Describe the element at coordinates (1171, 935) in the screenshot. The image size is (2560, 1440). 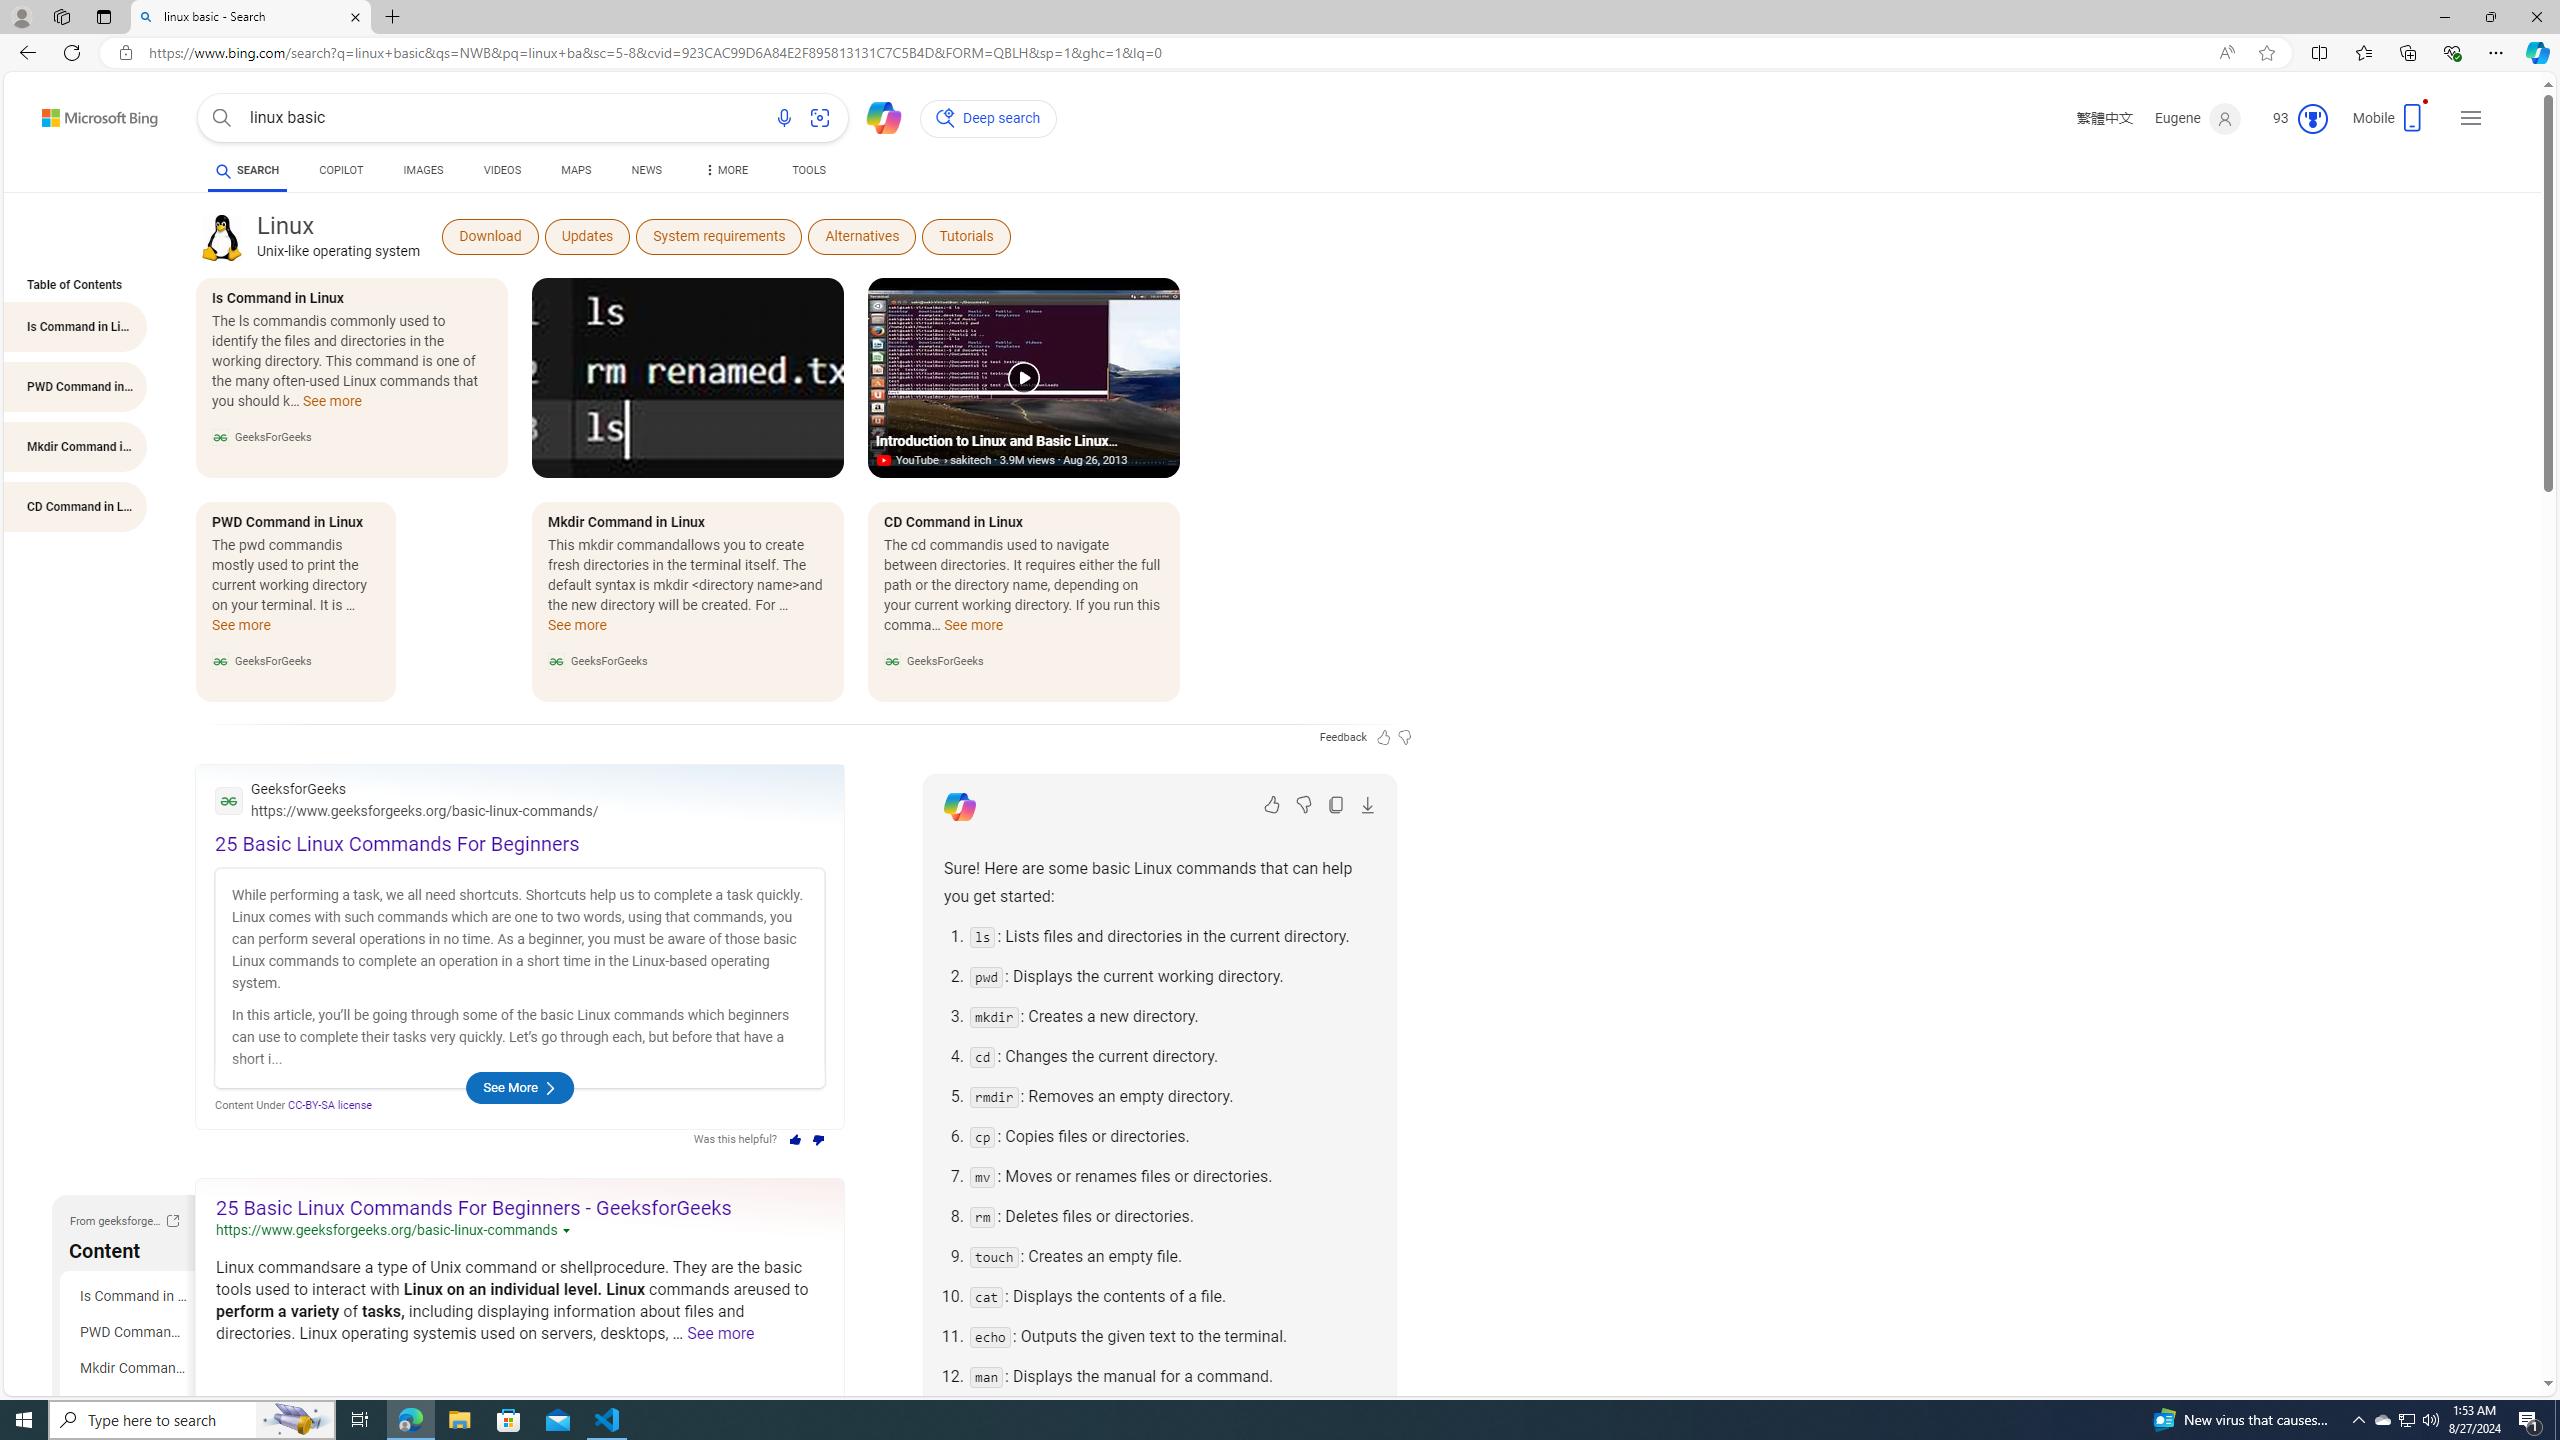
I see `'ls: Lists files and directories in the current directory.'` at that location.